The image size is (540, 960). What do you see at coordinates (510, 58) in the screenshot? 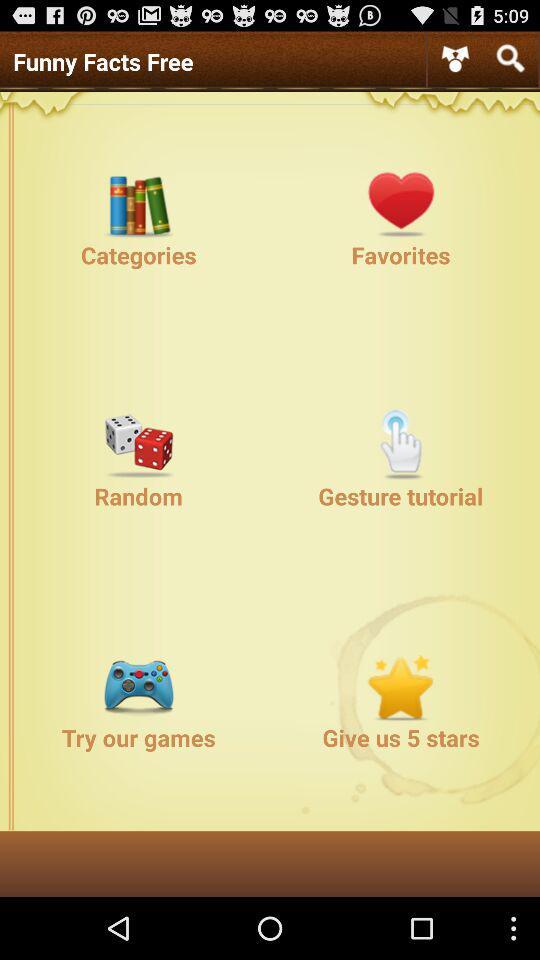
I see `open search bar` at bounding box center [510, 58].